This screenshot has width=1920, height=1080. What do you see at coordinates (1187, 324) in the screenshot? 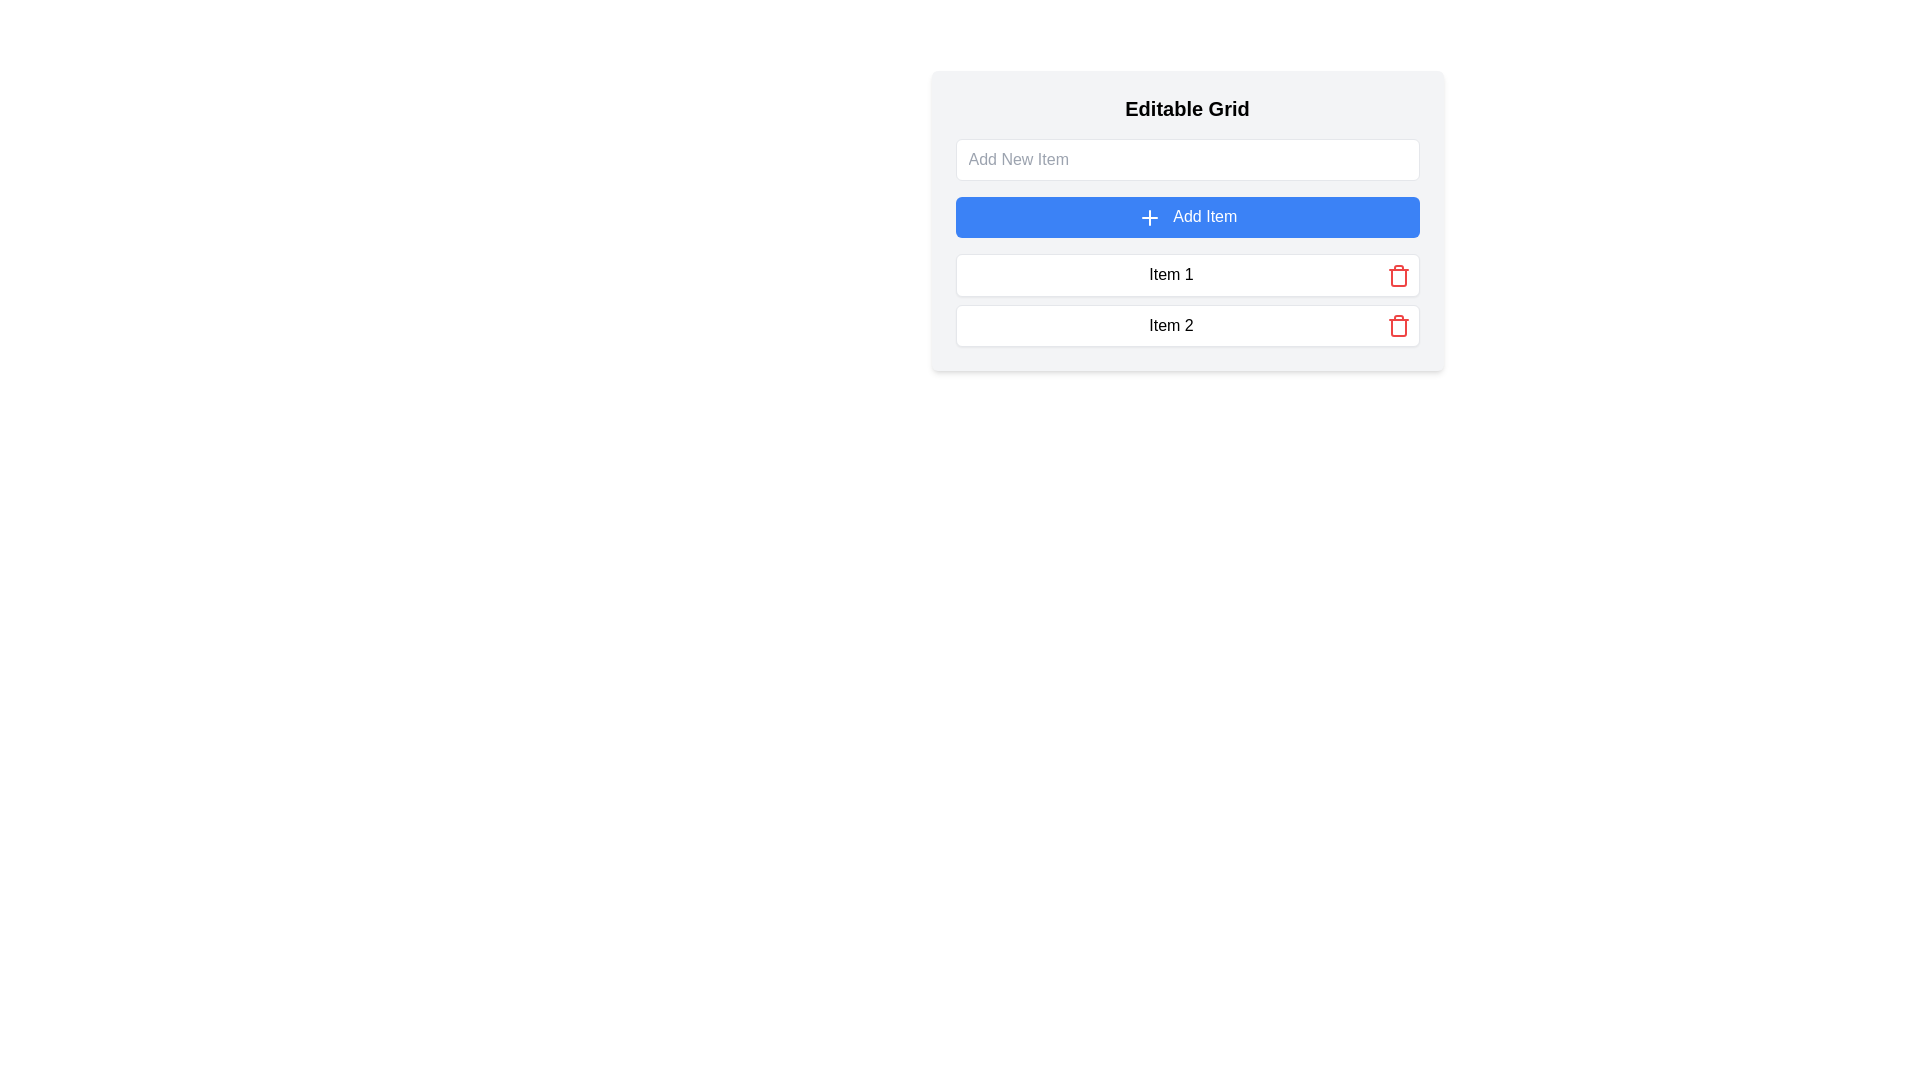
I see `the second item in the list under the 'Editable Grid' header, which displays item details and provides interaction options` at bounding box center [1187, 324].